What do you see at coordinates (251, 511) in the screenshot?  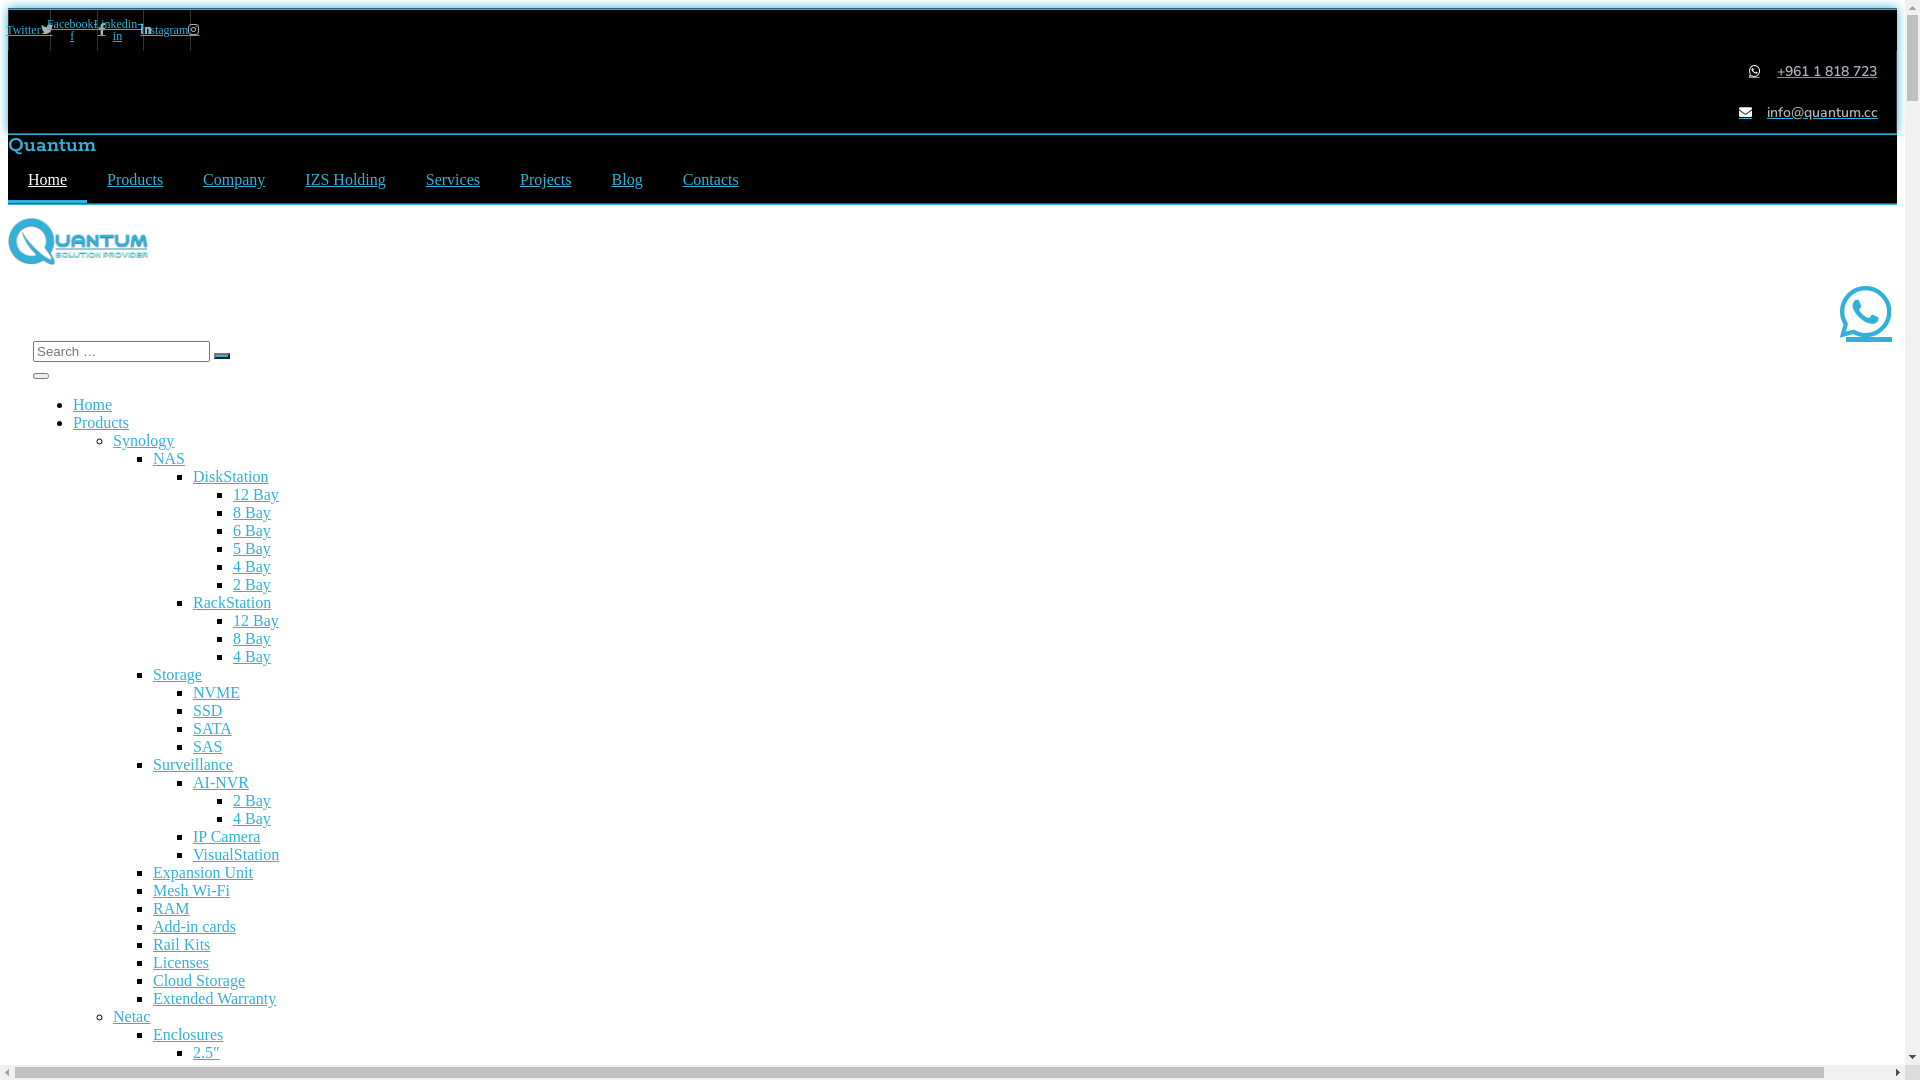 I see `'8 Bay'` at bounding box center [251, 511].